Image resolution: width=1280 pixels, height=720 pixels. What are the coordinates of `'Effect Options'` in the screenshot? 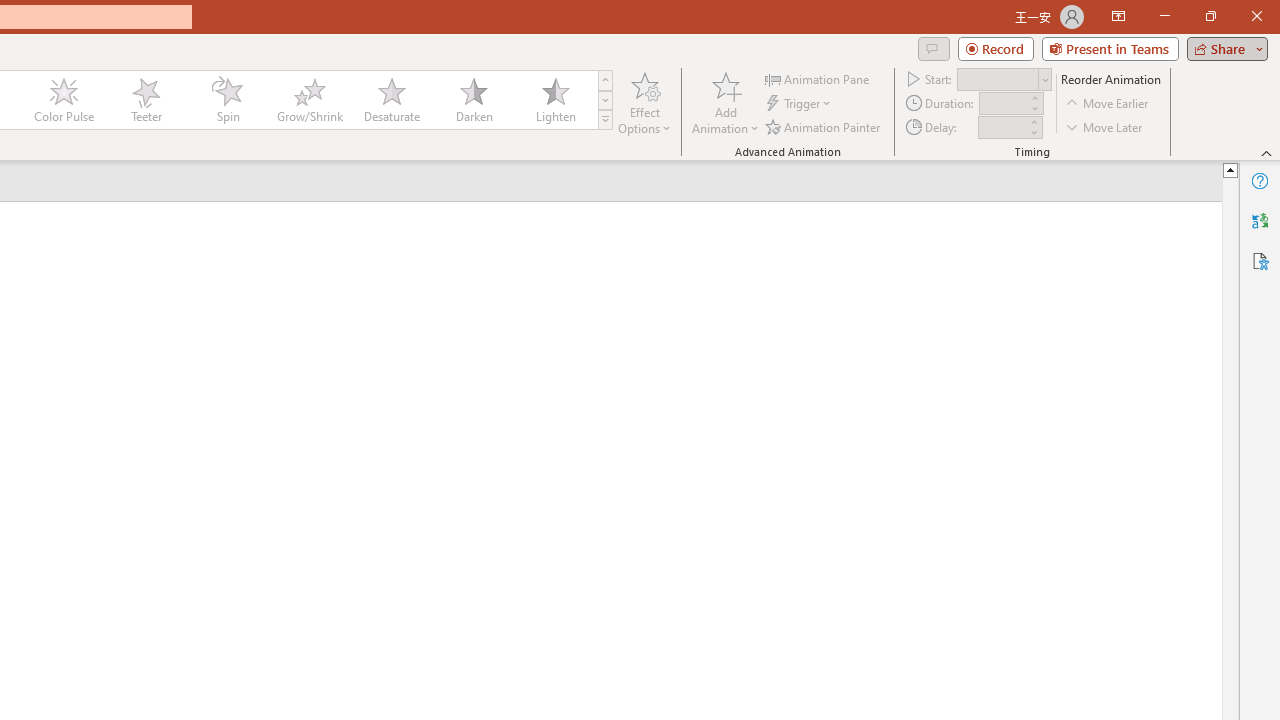 It's located at (645, 103).